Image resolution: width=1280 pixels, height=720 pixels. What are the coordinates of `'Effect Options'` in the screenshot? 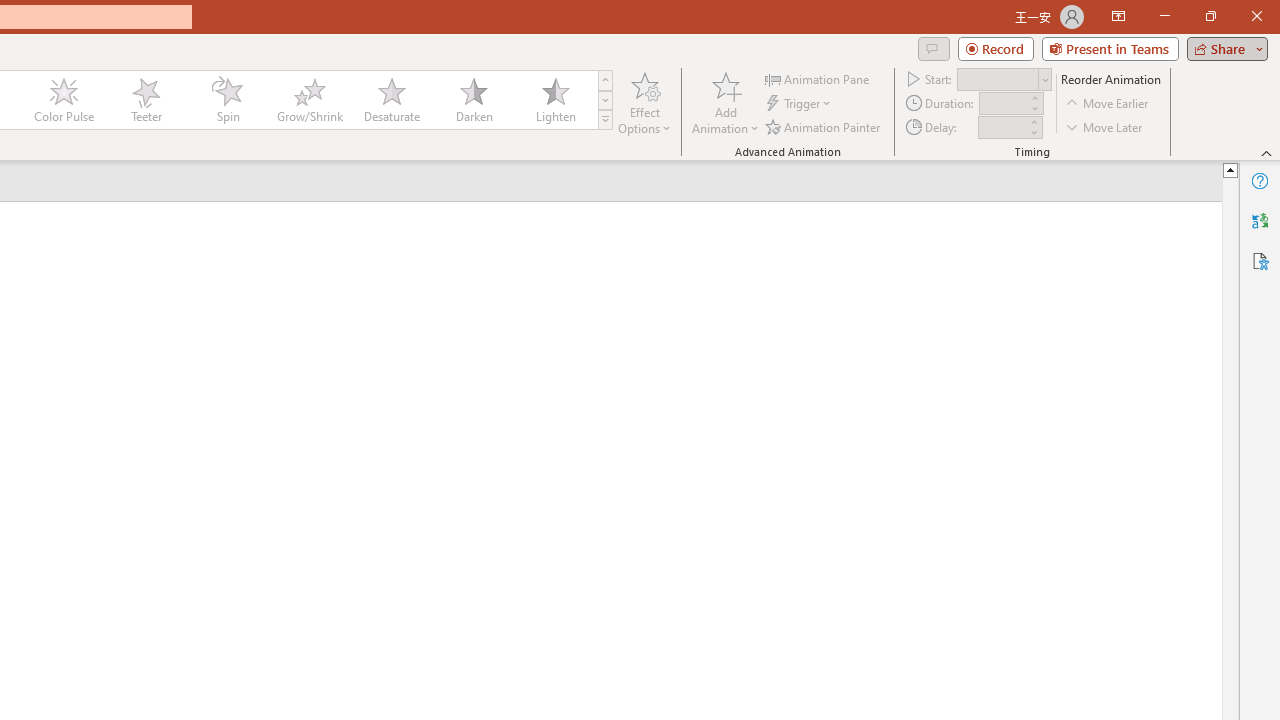 It's located at (645, 103).